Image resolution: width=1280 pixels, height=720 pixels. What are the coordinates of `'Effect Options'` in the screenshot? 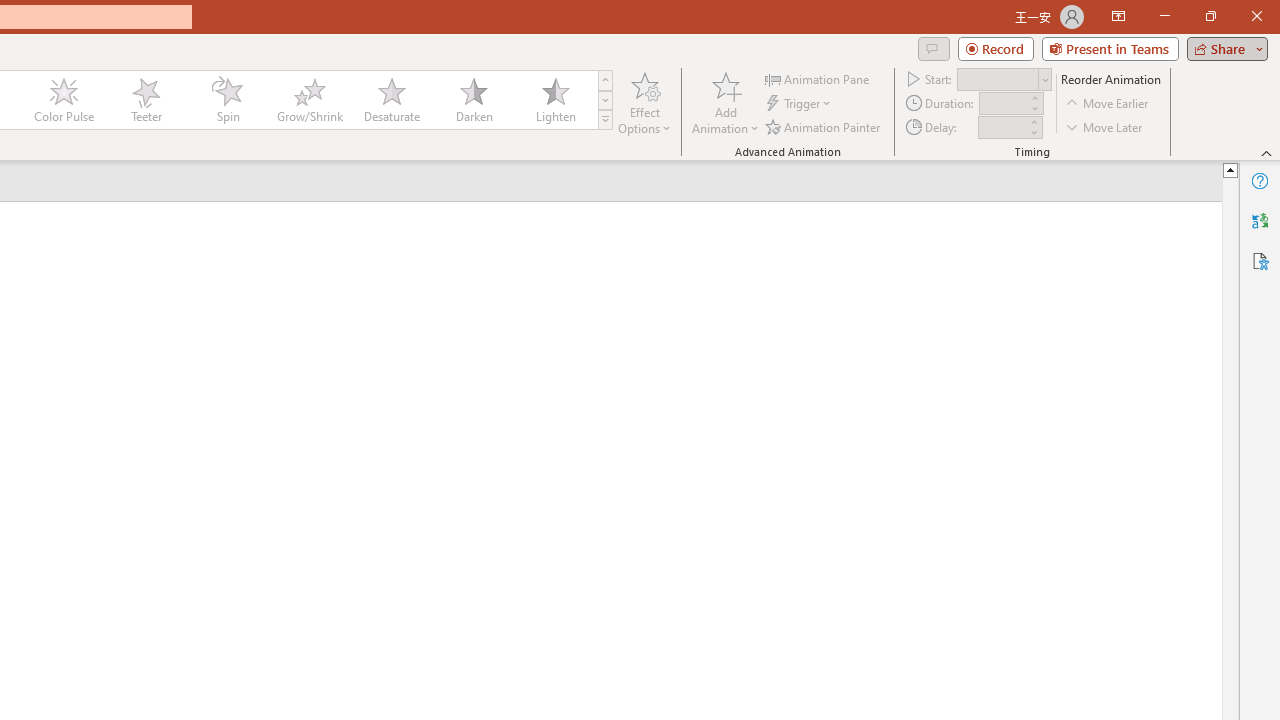 It's located at (645, 103).